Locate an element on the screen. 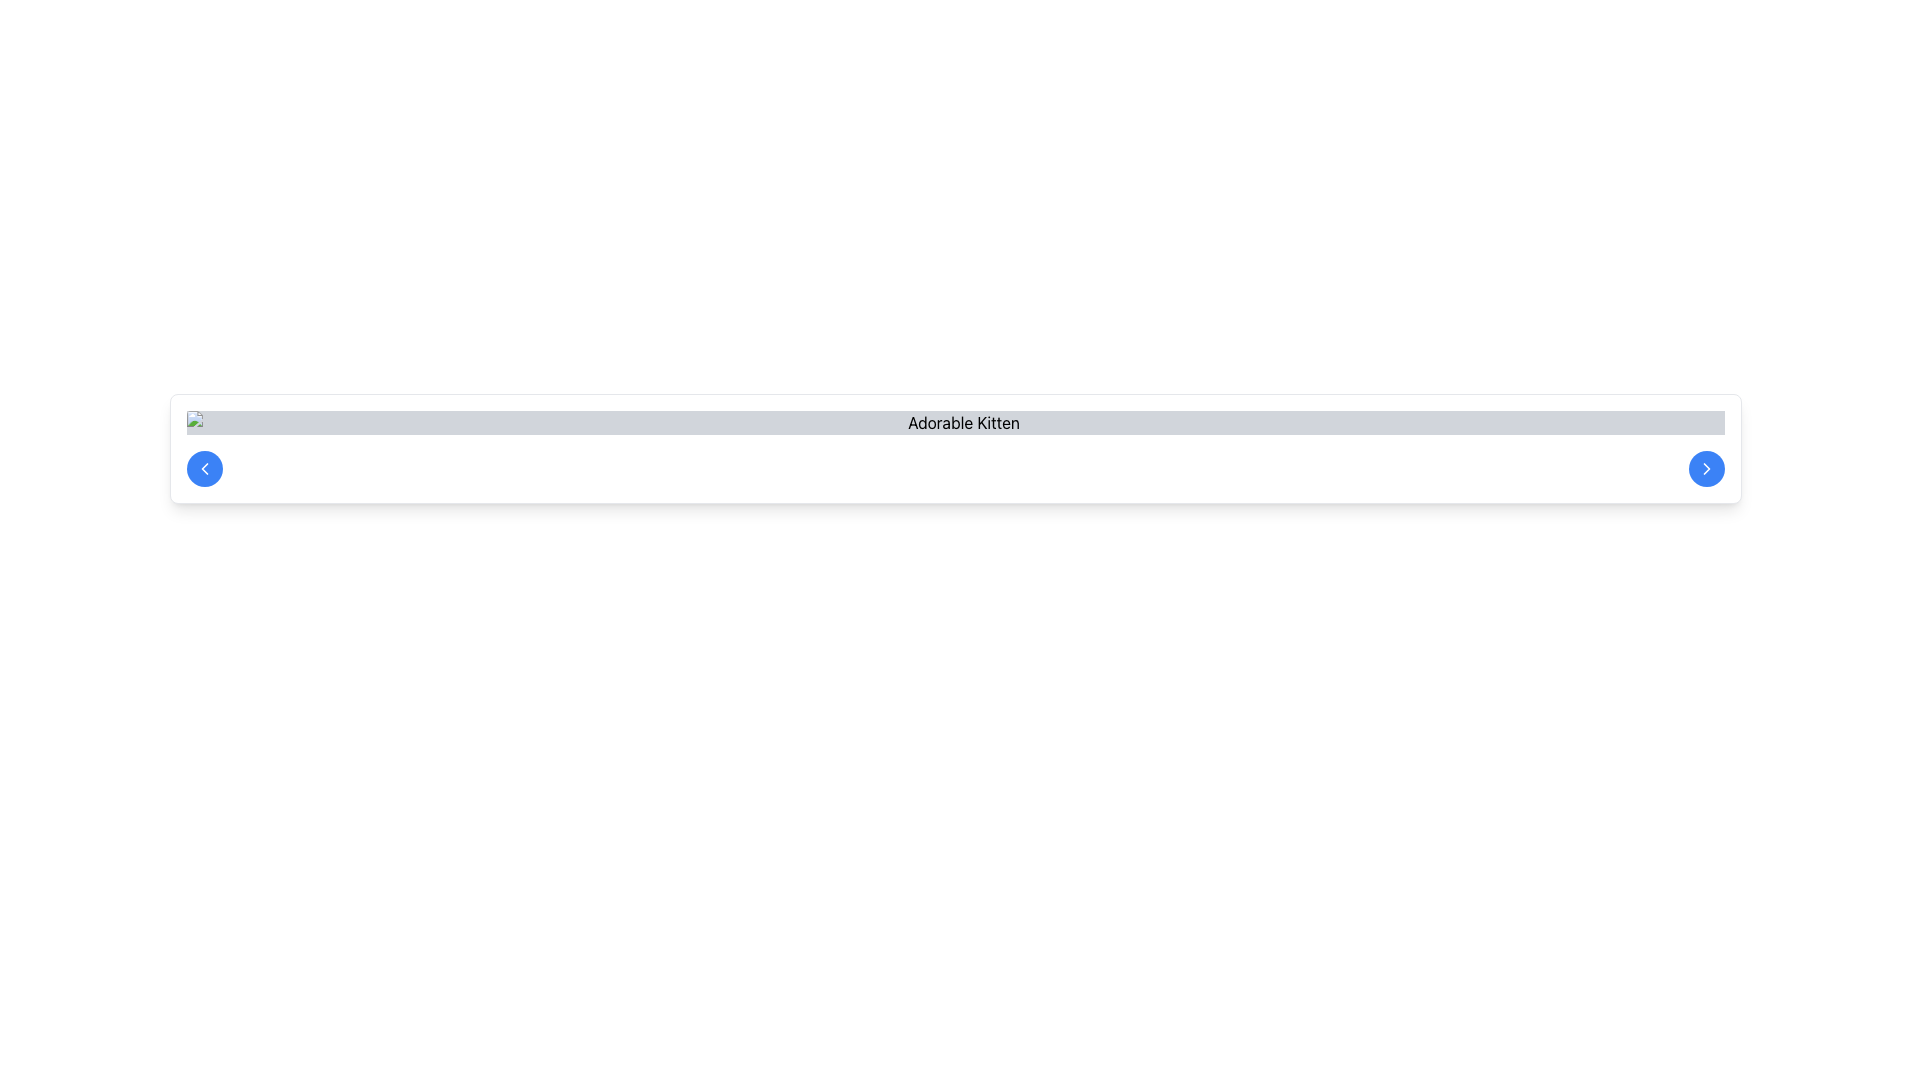 The height and width of the screenshot is (1080, 1920). the left navigation control icon adjacent to the text 'Adorable Kitten' is located at coordinates (205, 469).